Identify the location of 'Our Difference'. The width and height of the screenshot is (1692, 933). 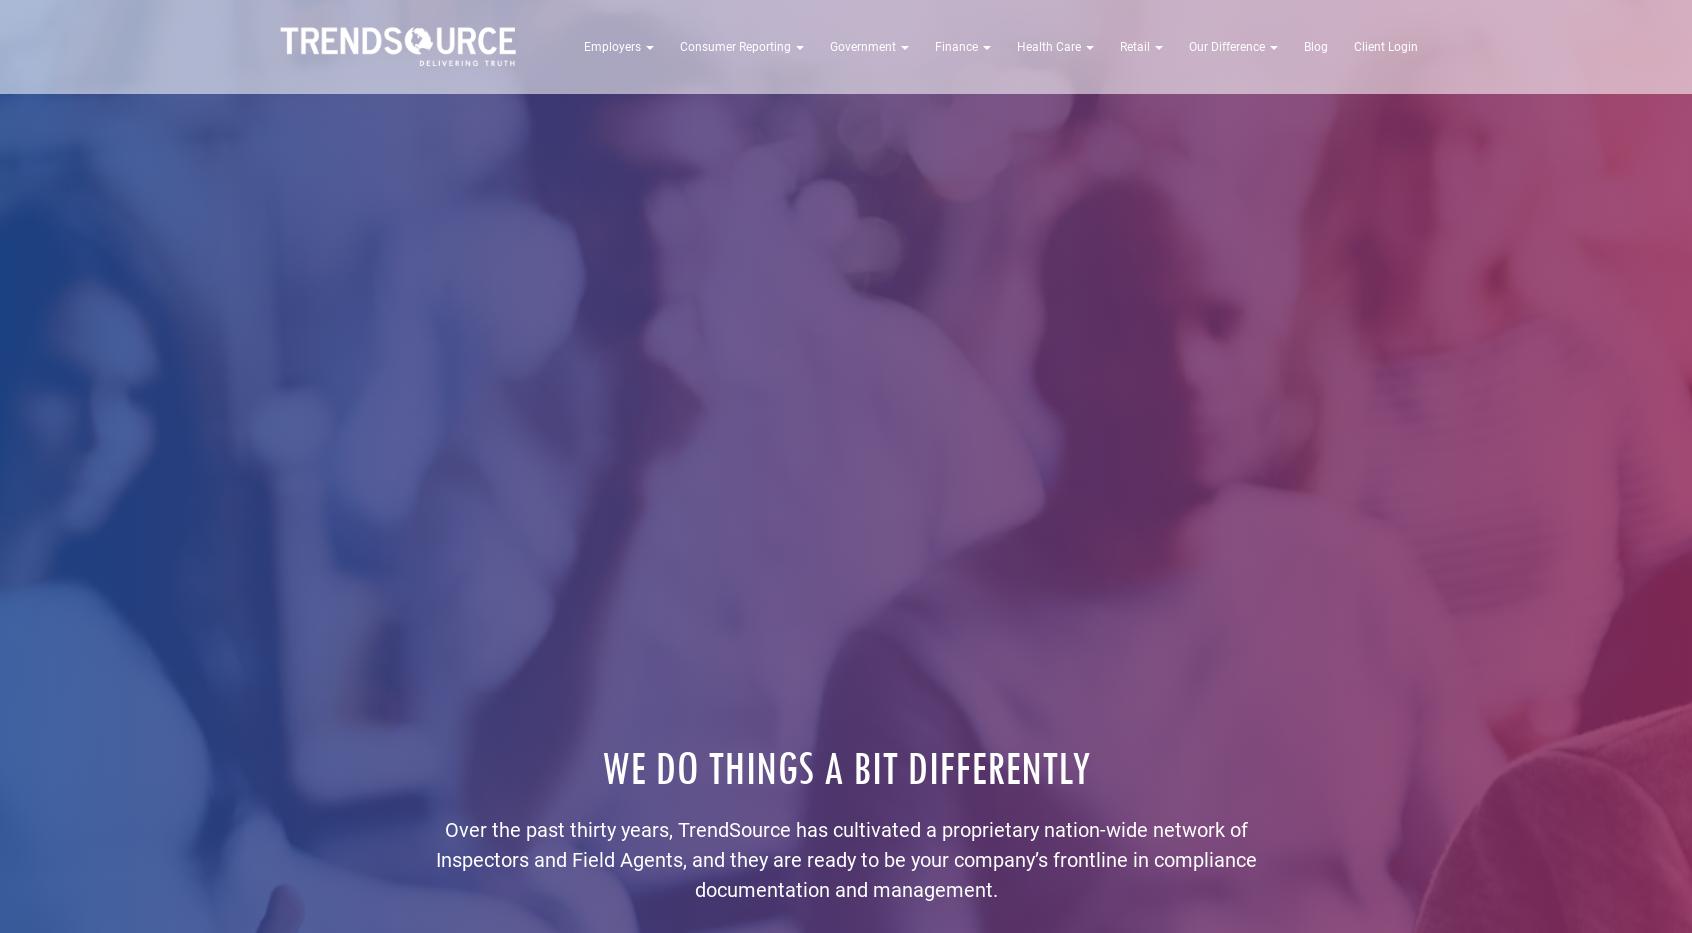
(1187, 46).